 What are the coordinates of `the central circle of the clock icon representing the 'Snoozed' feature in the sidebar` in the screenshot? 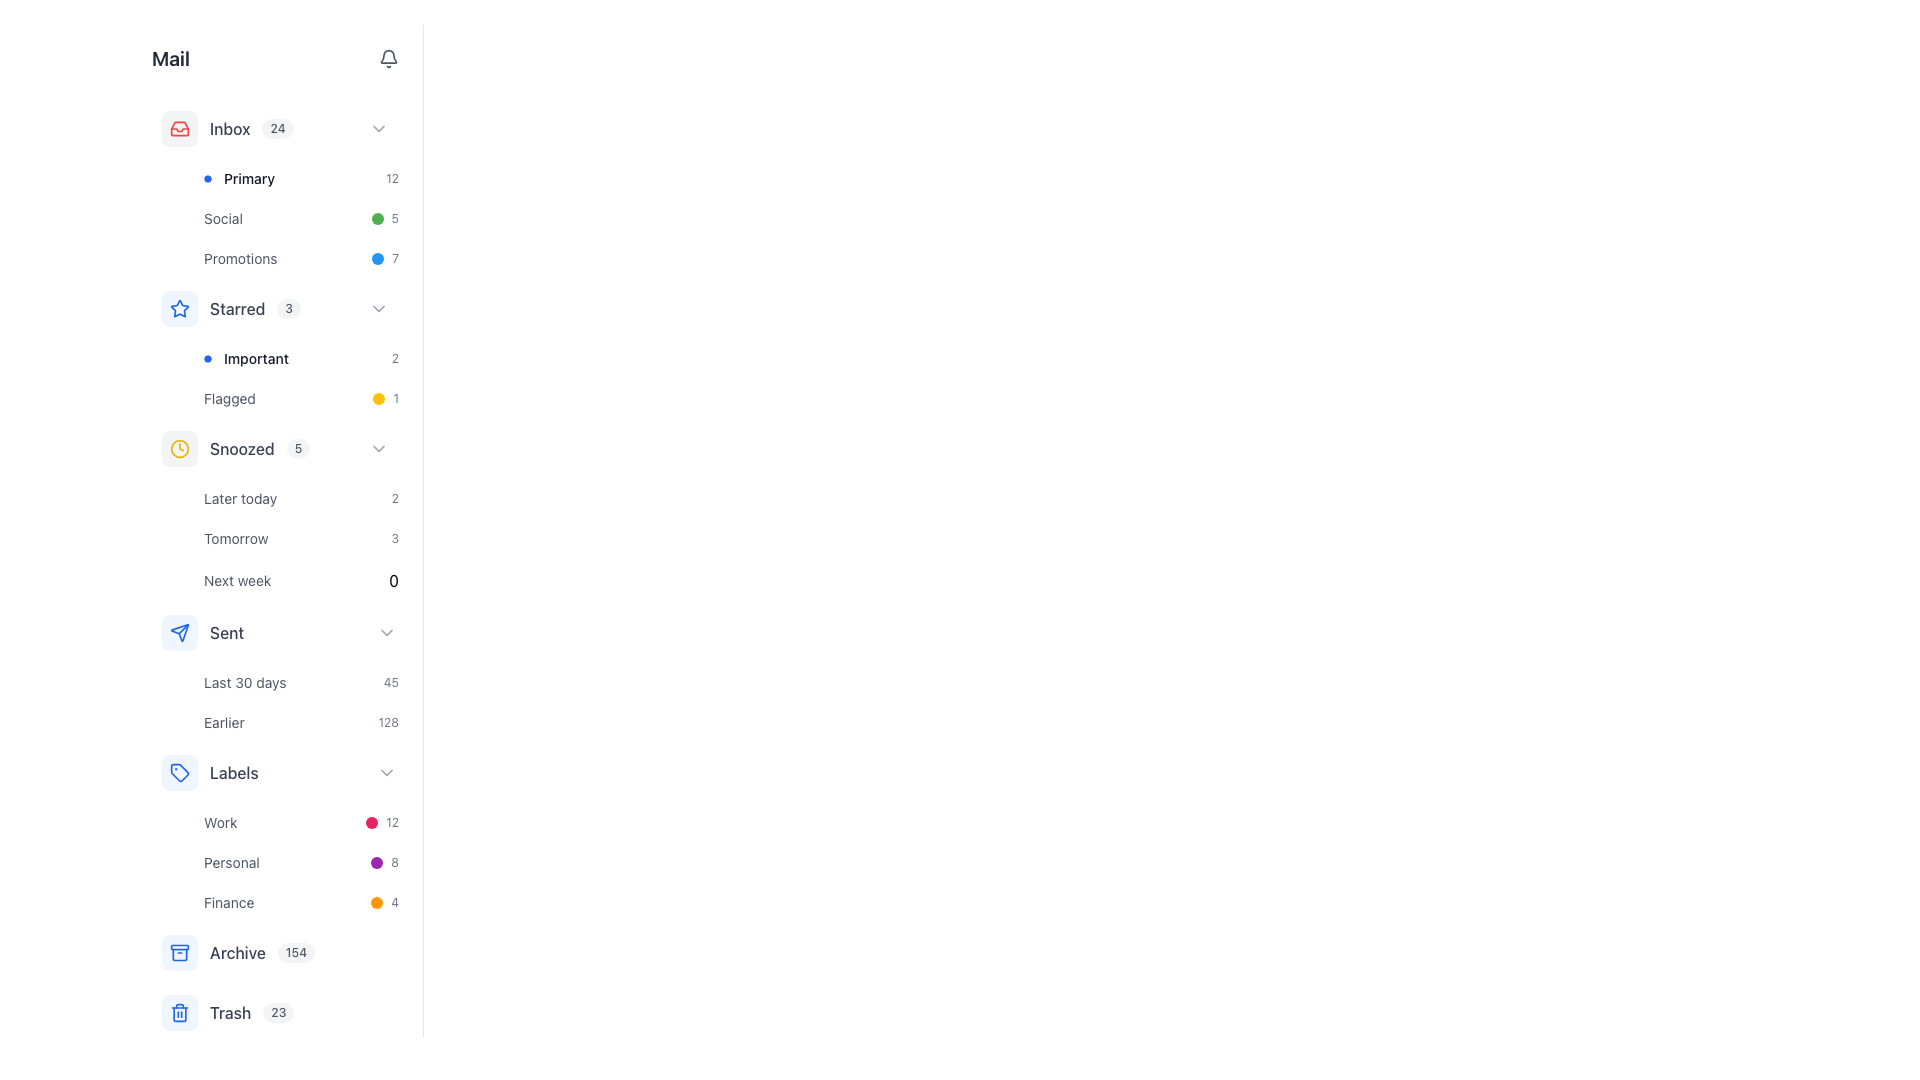 It's located at (180, 447).